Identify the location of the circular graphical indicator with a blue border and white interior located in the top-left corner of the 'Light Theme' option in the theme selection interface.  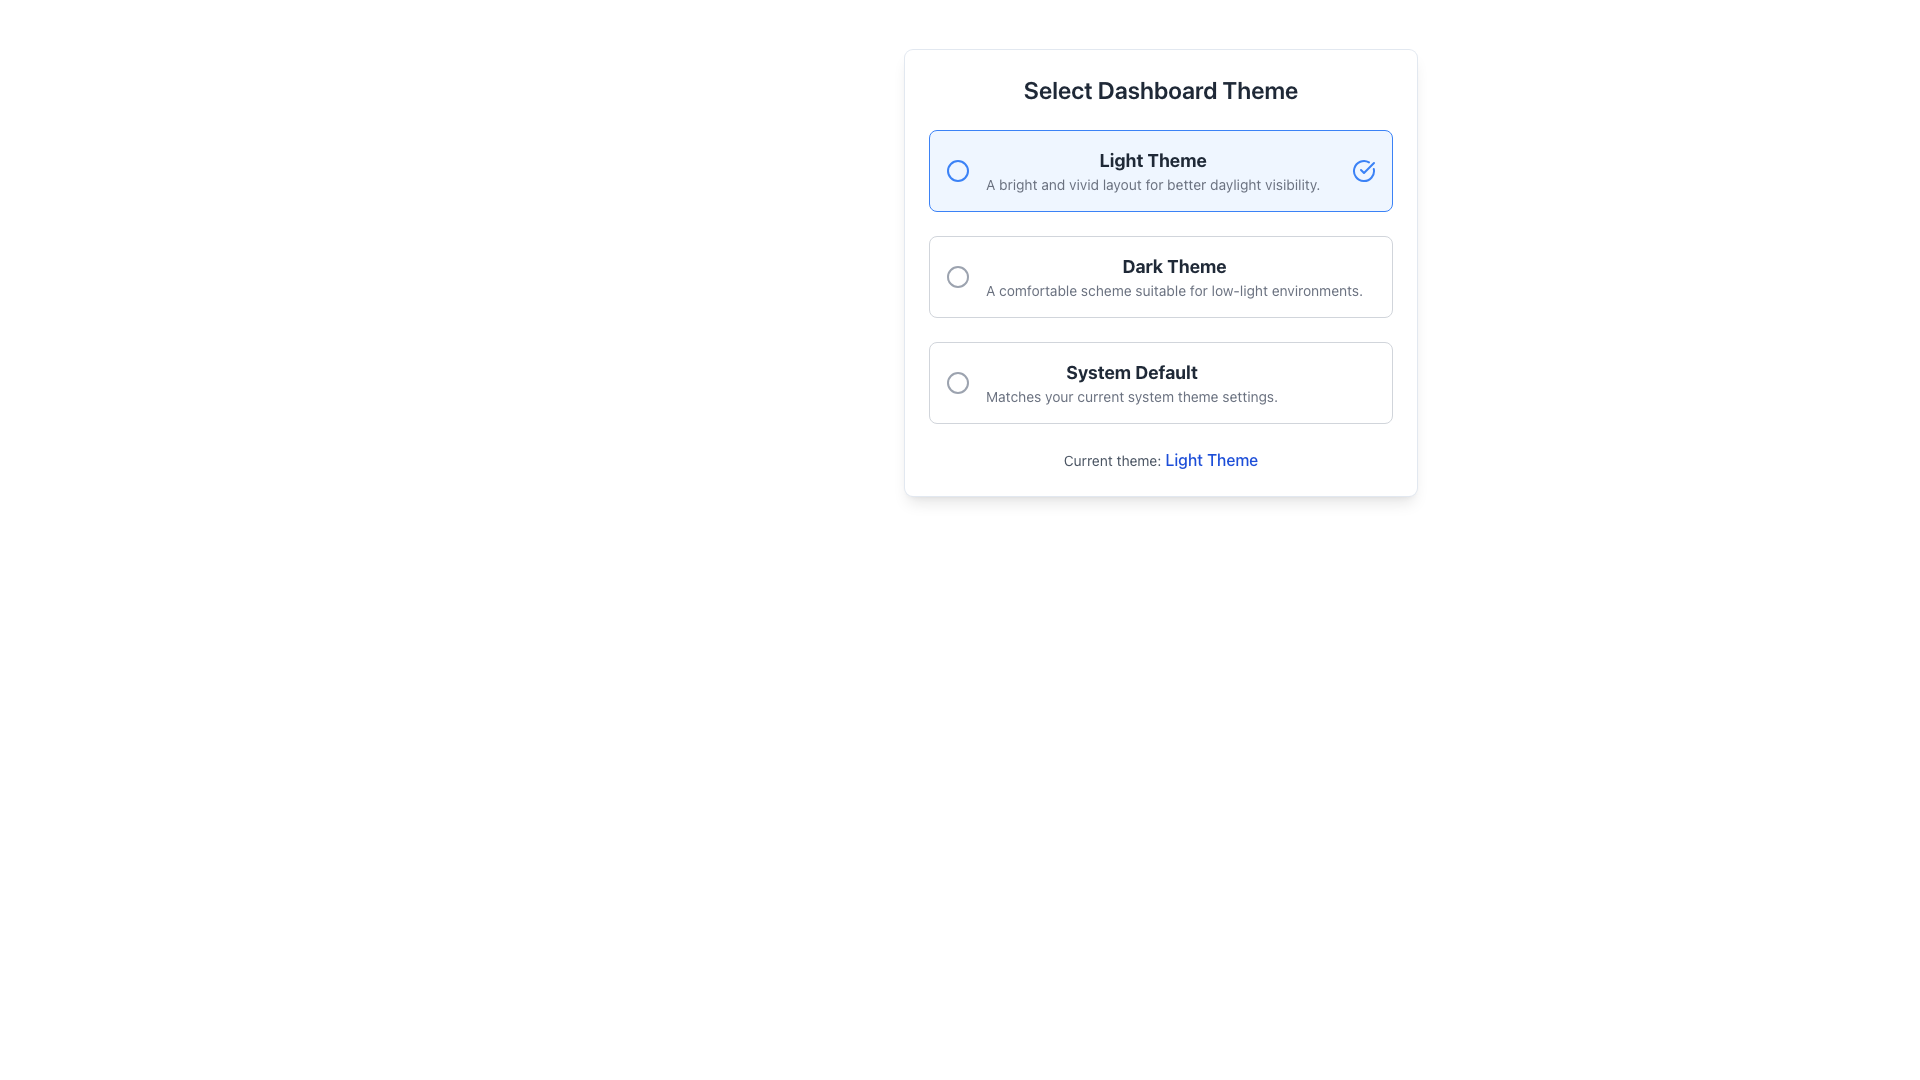
(957, 169).